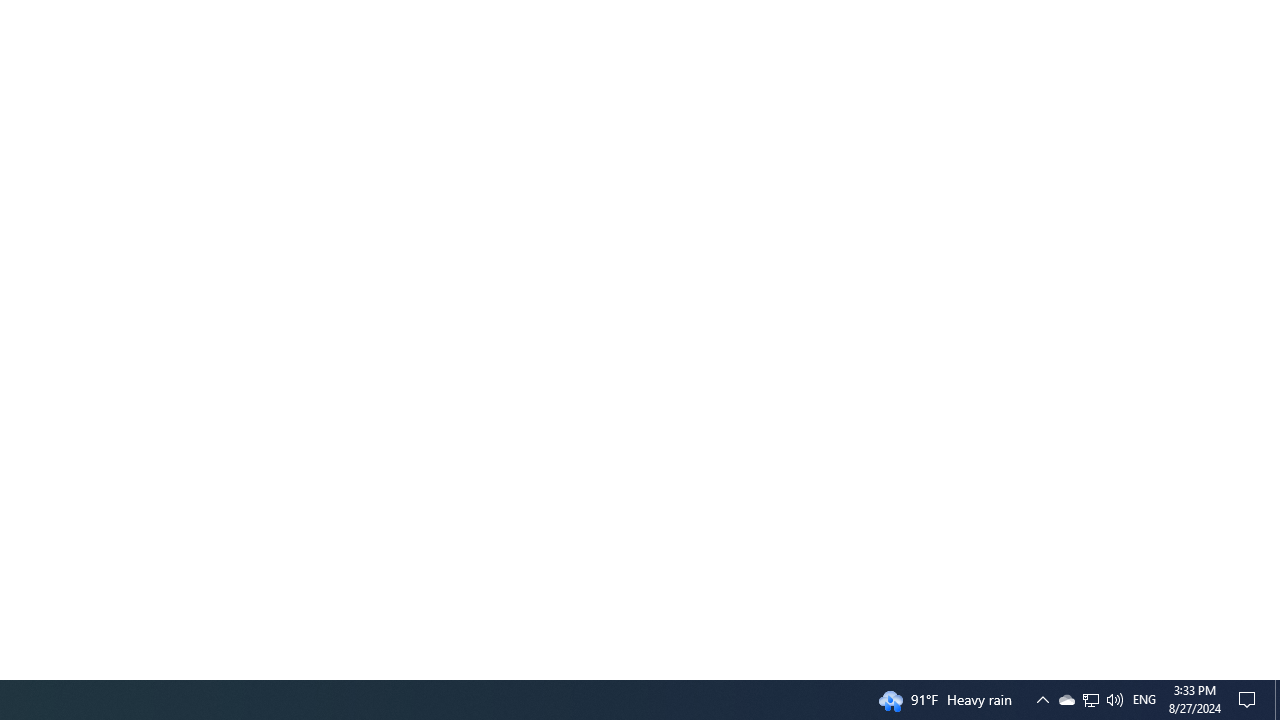 This screenshot has width=1280, height=720. What do you see at coordinates (1090, 698) in the screenshot?
I see `'Notification Chevron'` at bounding box center [1090, 698].